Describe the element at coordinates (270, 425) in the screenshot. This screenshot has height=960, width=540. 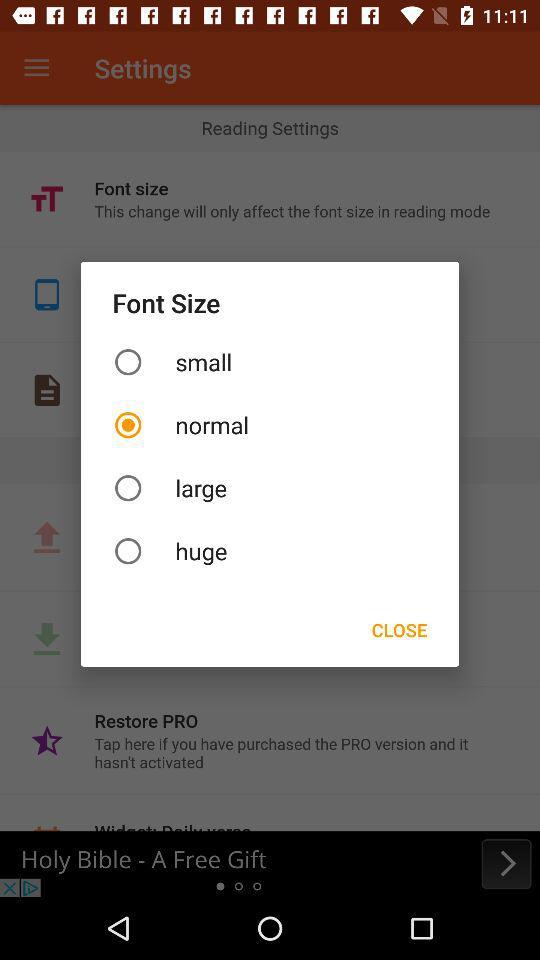
I see `normal` at that location.